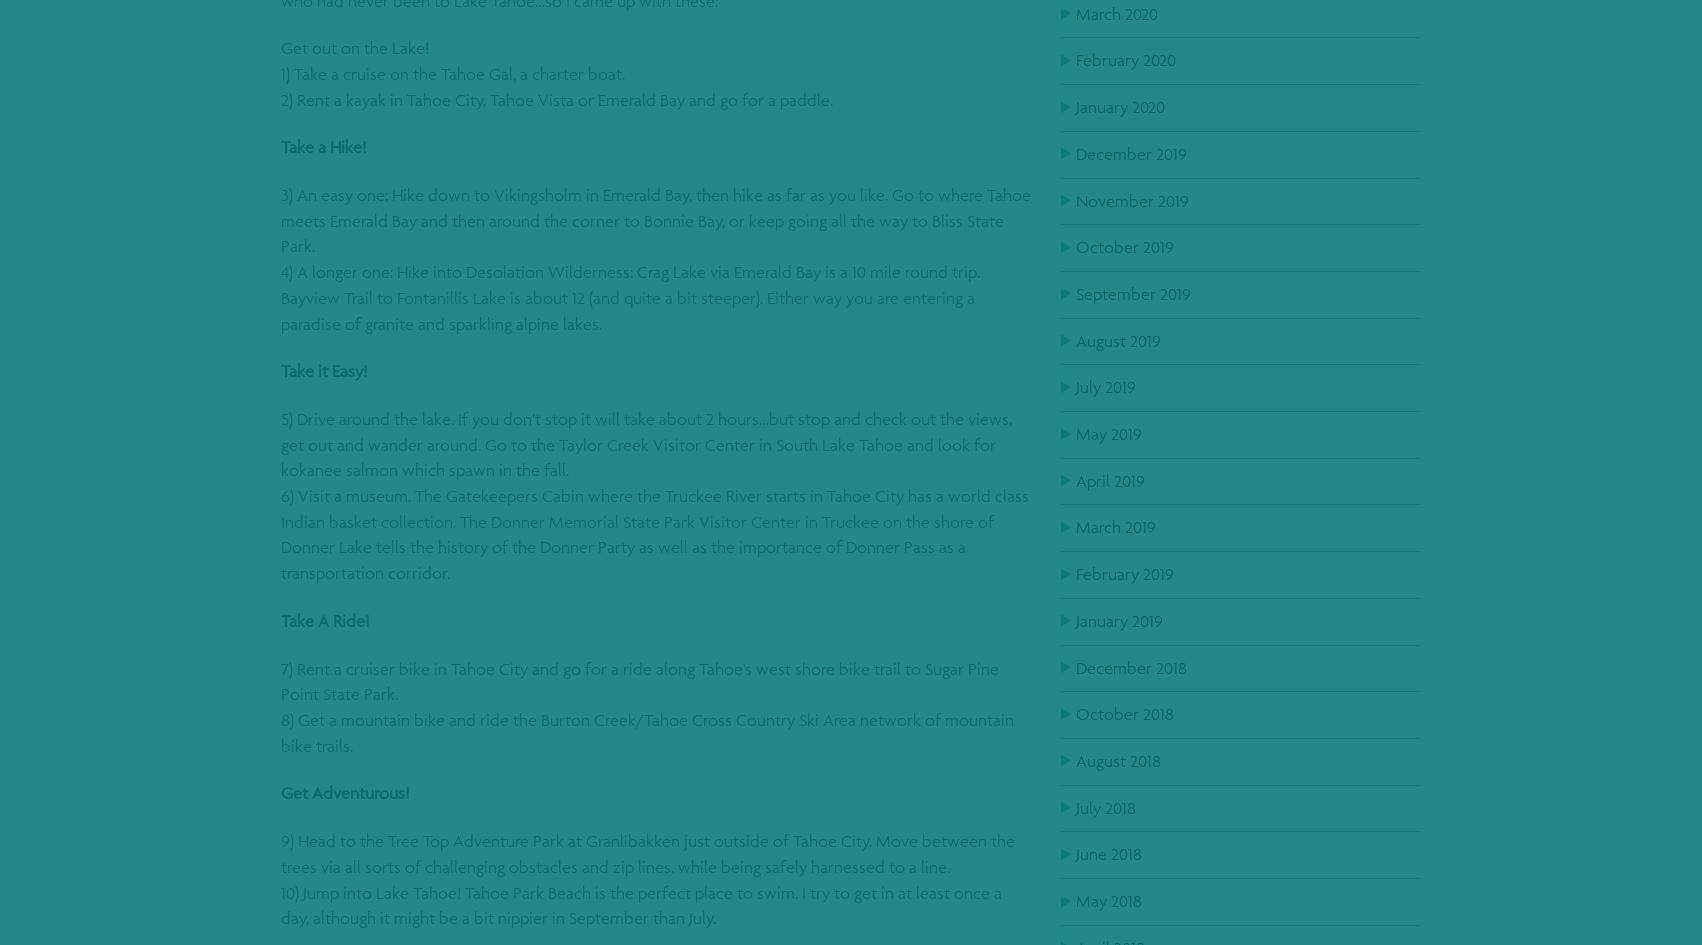  I want to click on 'January 2019', so click(1118, 619).